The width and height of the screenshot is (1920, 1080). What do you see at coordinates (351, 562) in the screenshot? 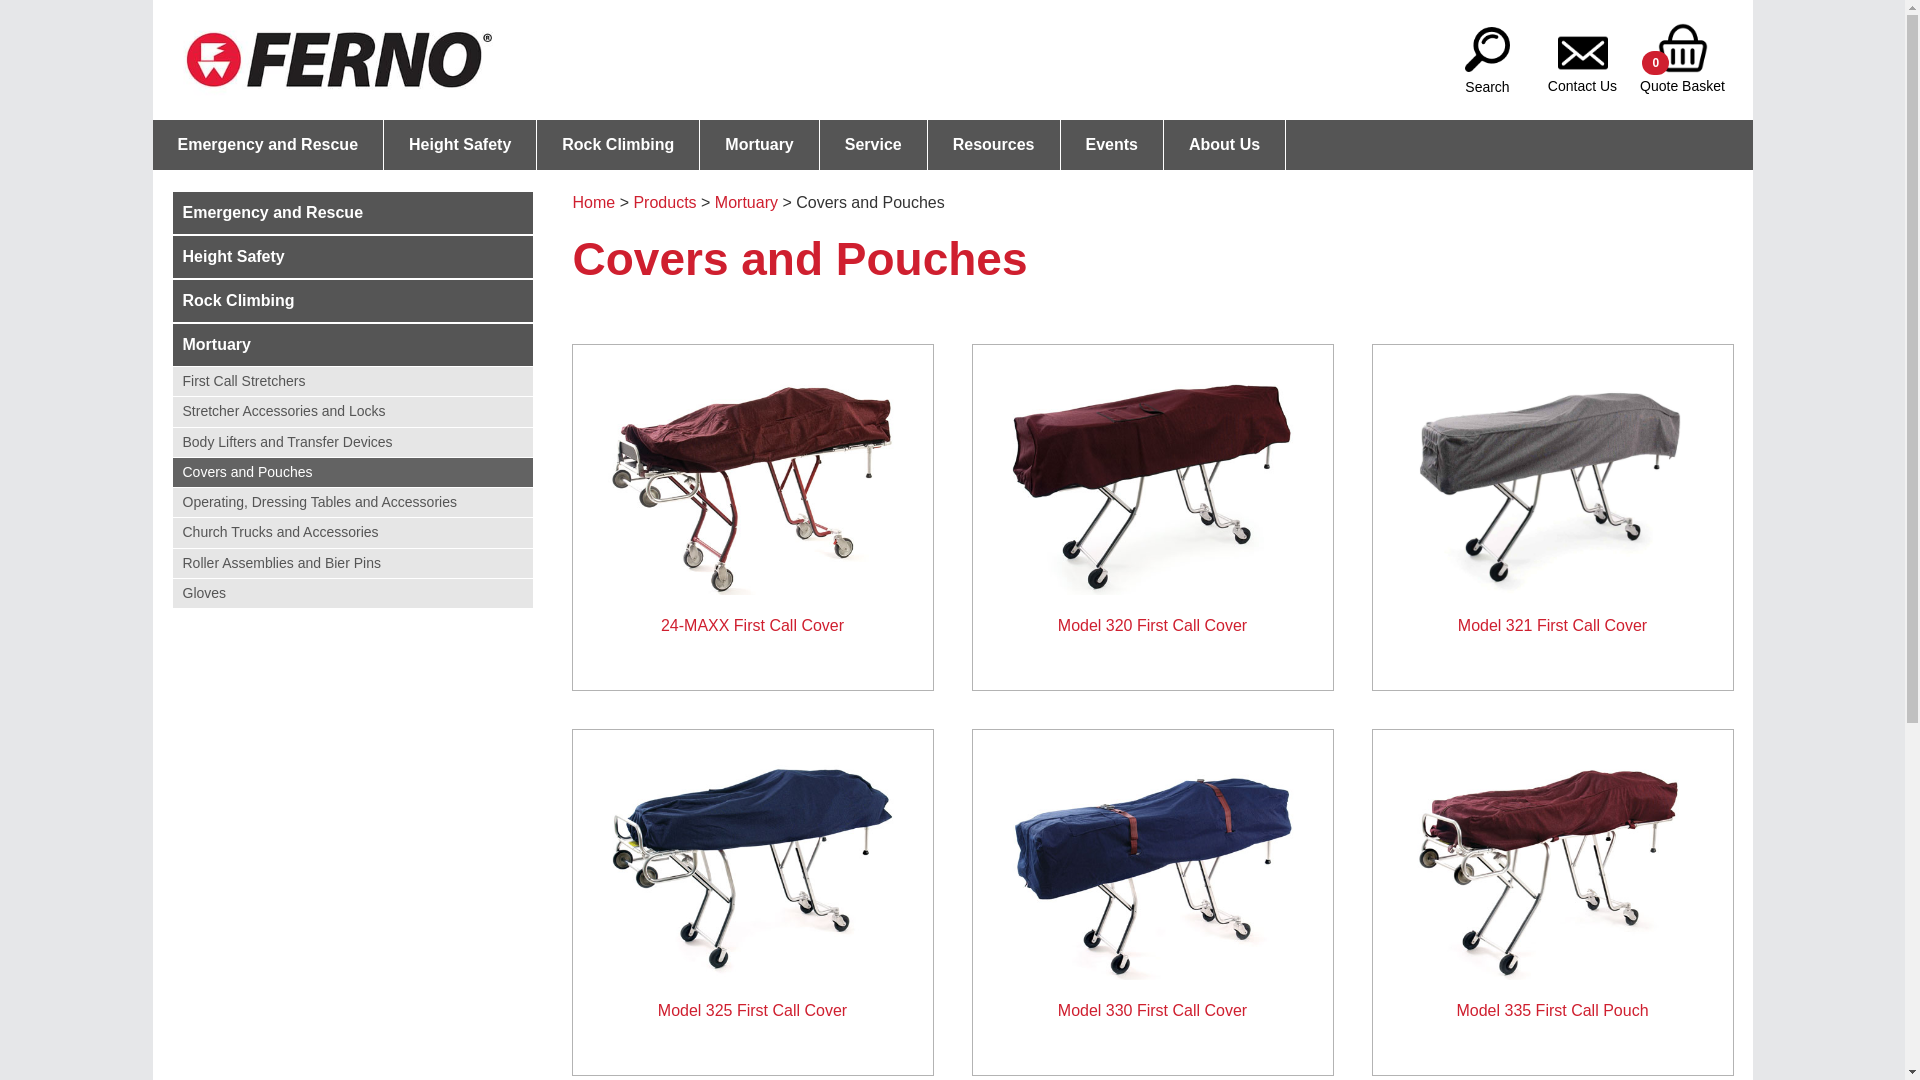
I see `'Roller Assemblies and Bier Pins'` at bounding box center [351, 562].